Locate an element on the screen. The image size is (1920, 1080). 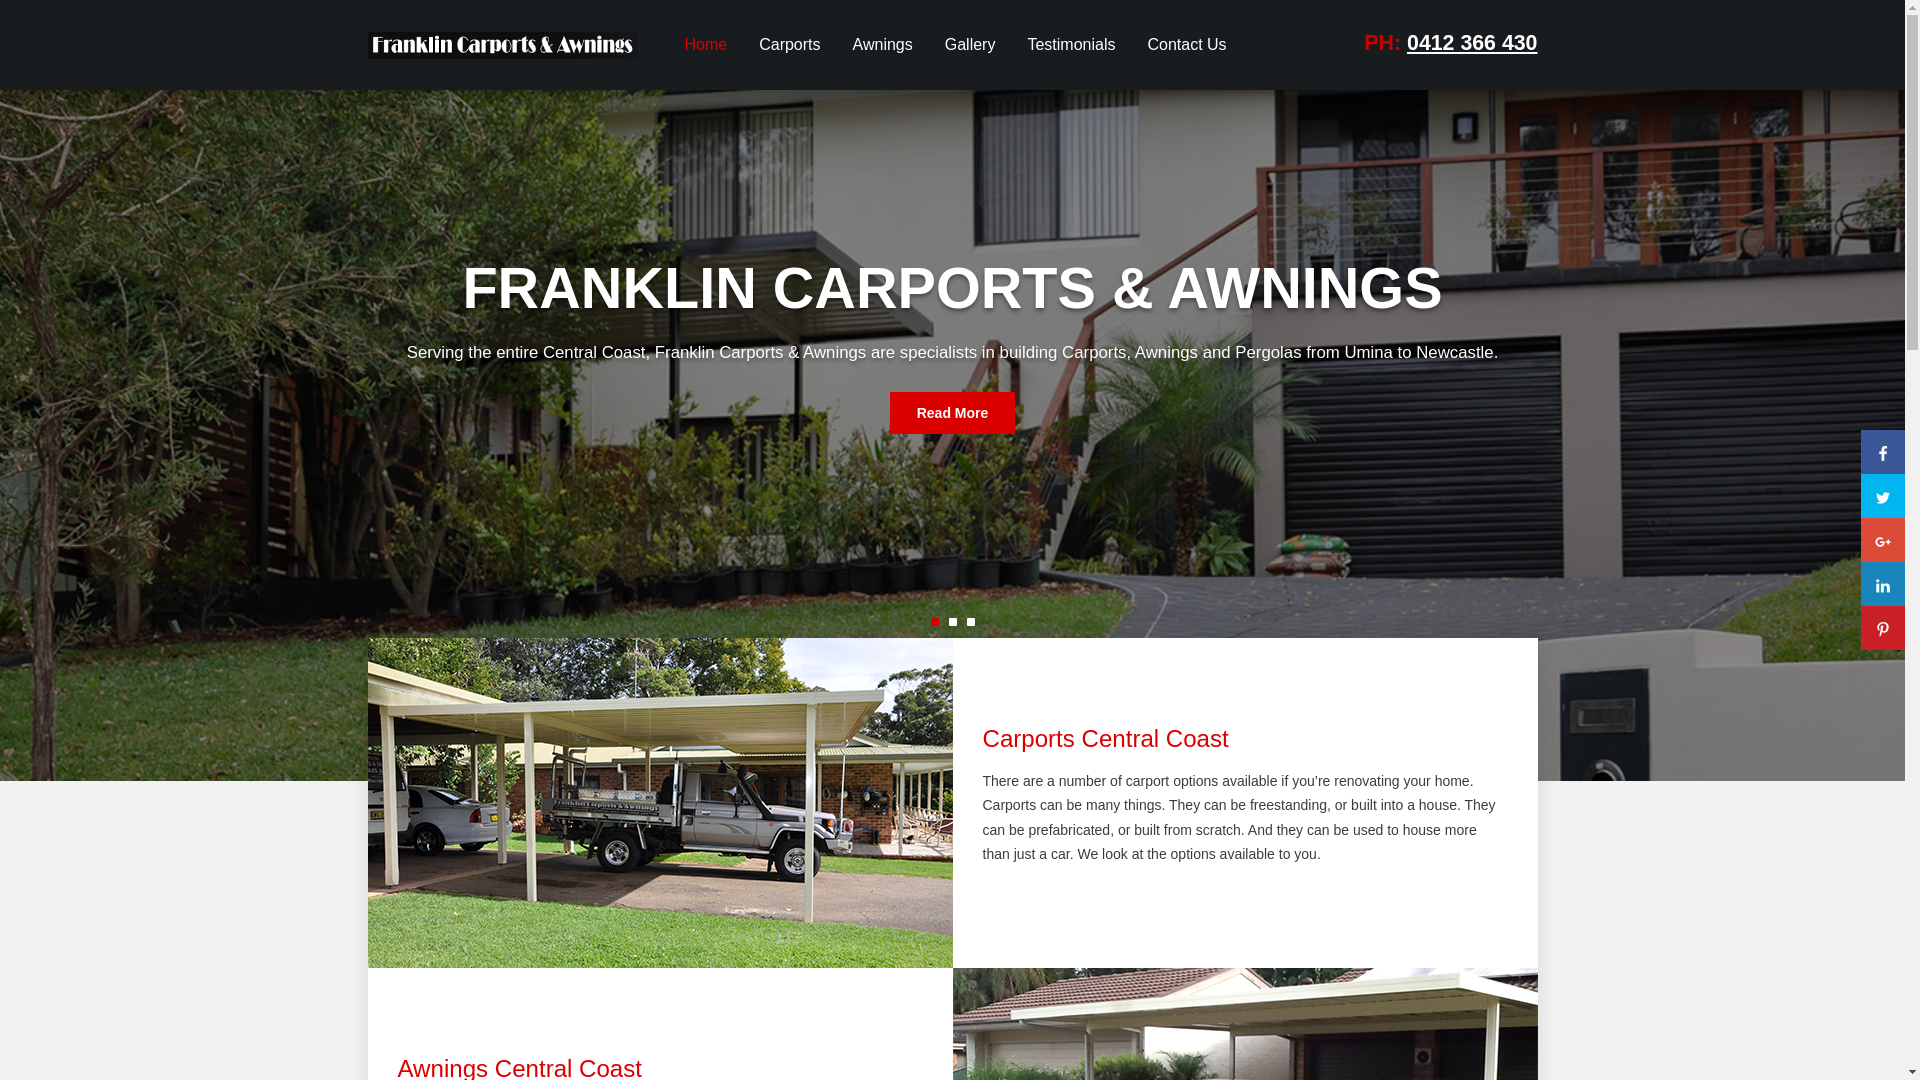
'Home' is located at coordinates (706, 45).